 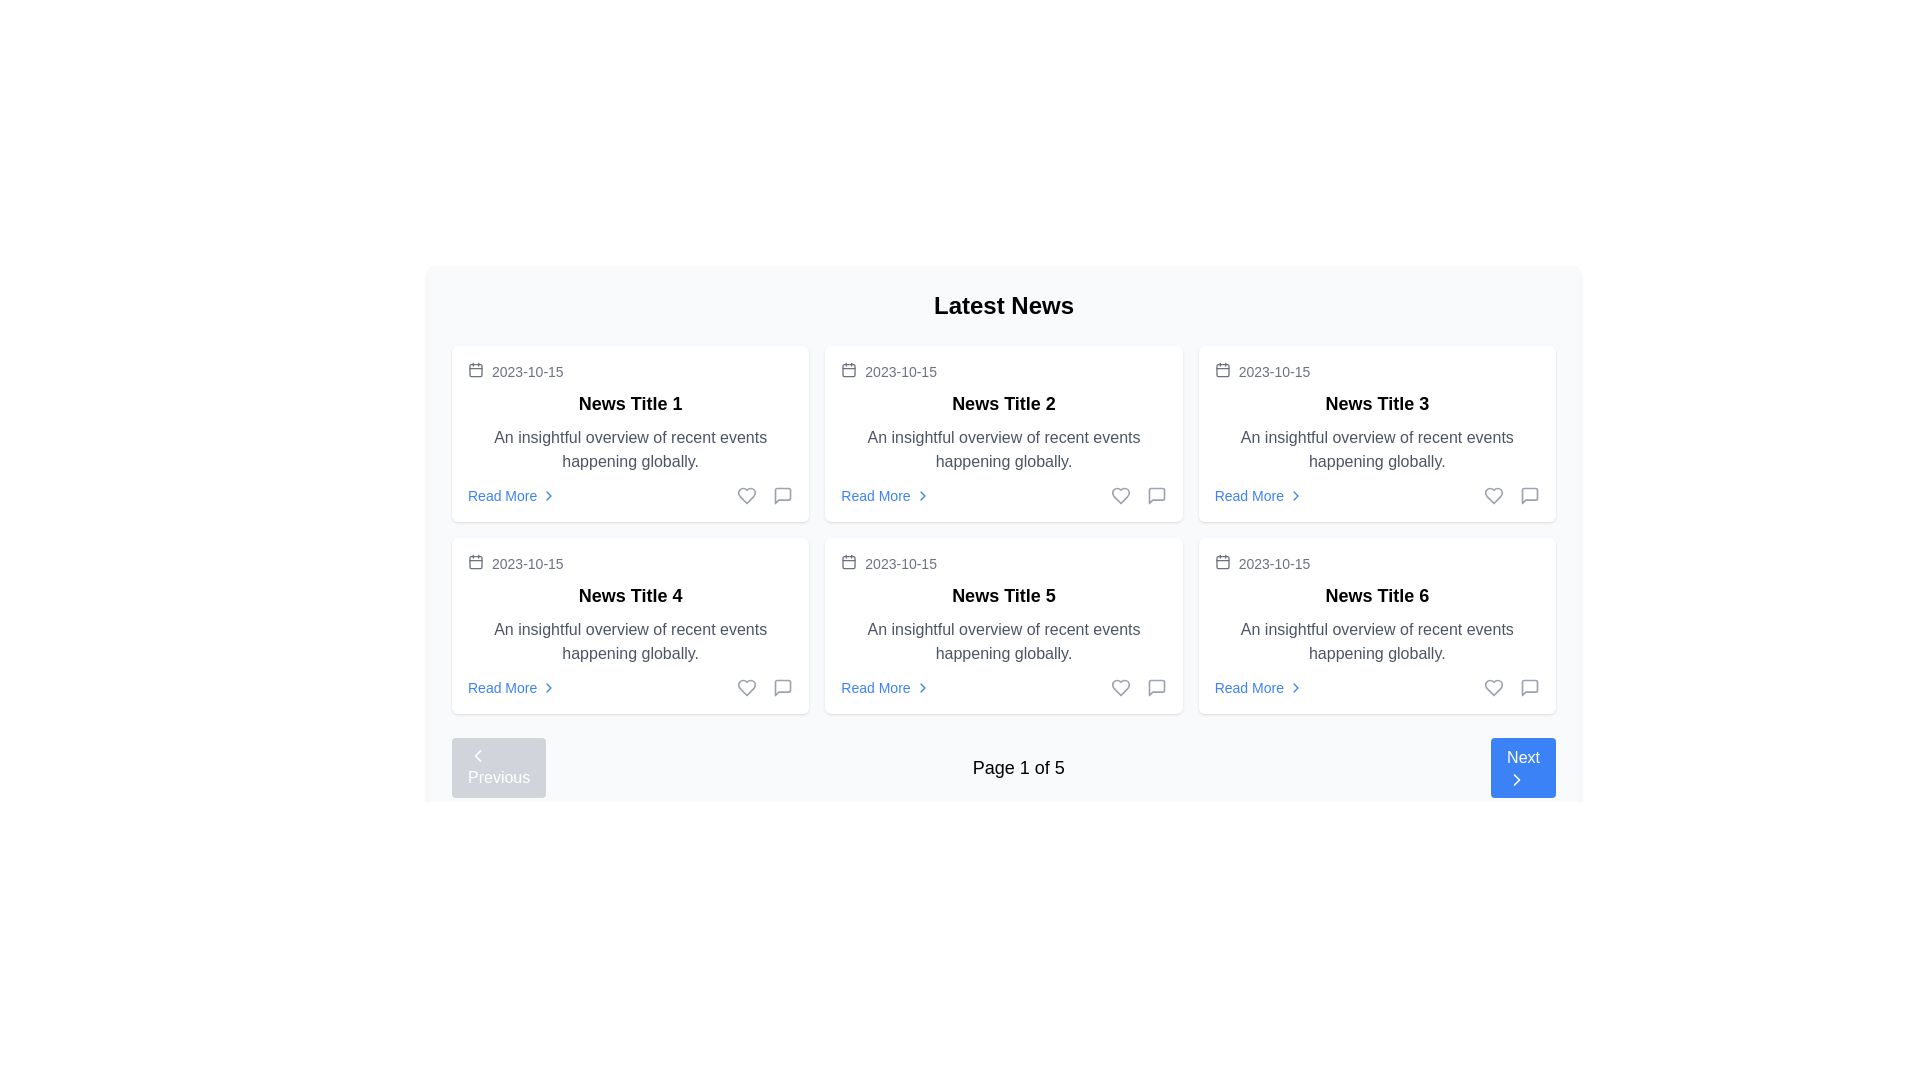 I want to click on the Heading text element in the third-column card under 'Latest News', which serves as the title for a news item, so click(x=1376, y=404).